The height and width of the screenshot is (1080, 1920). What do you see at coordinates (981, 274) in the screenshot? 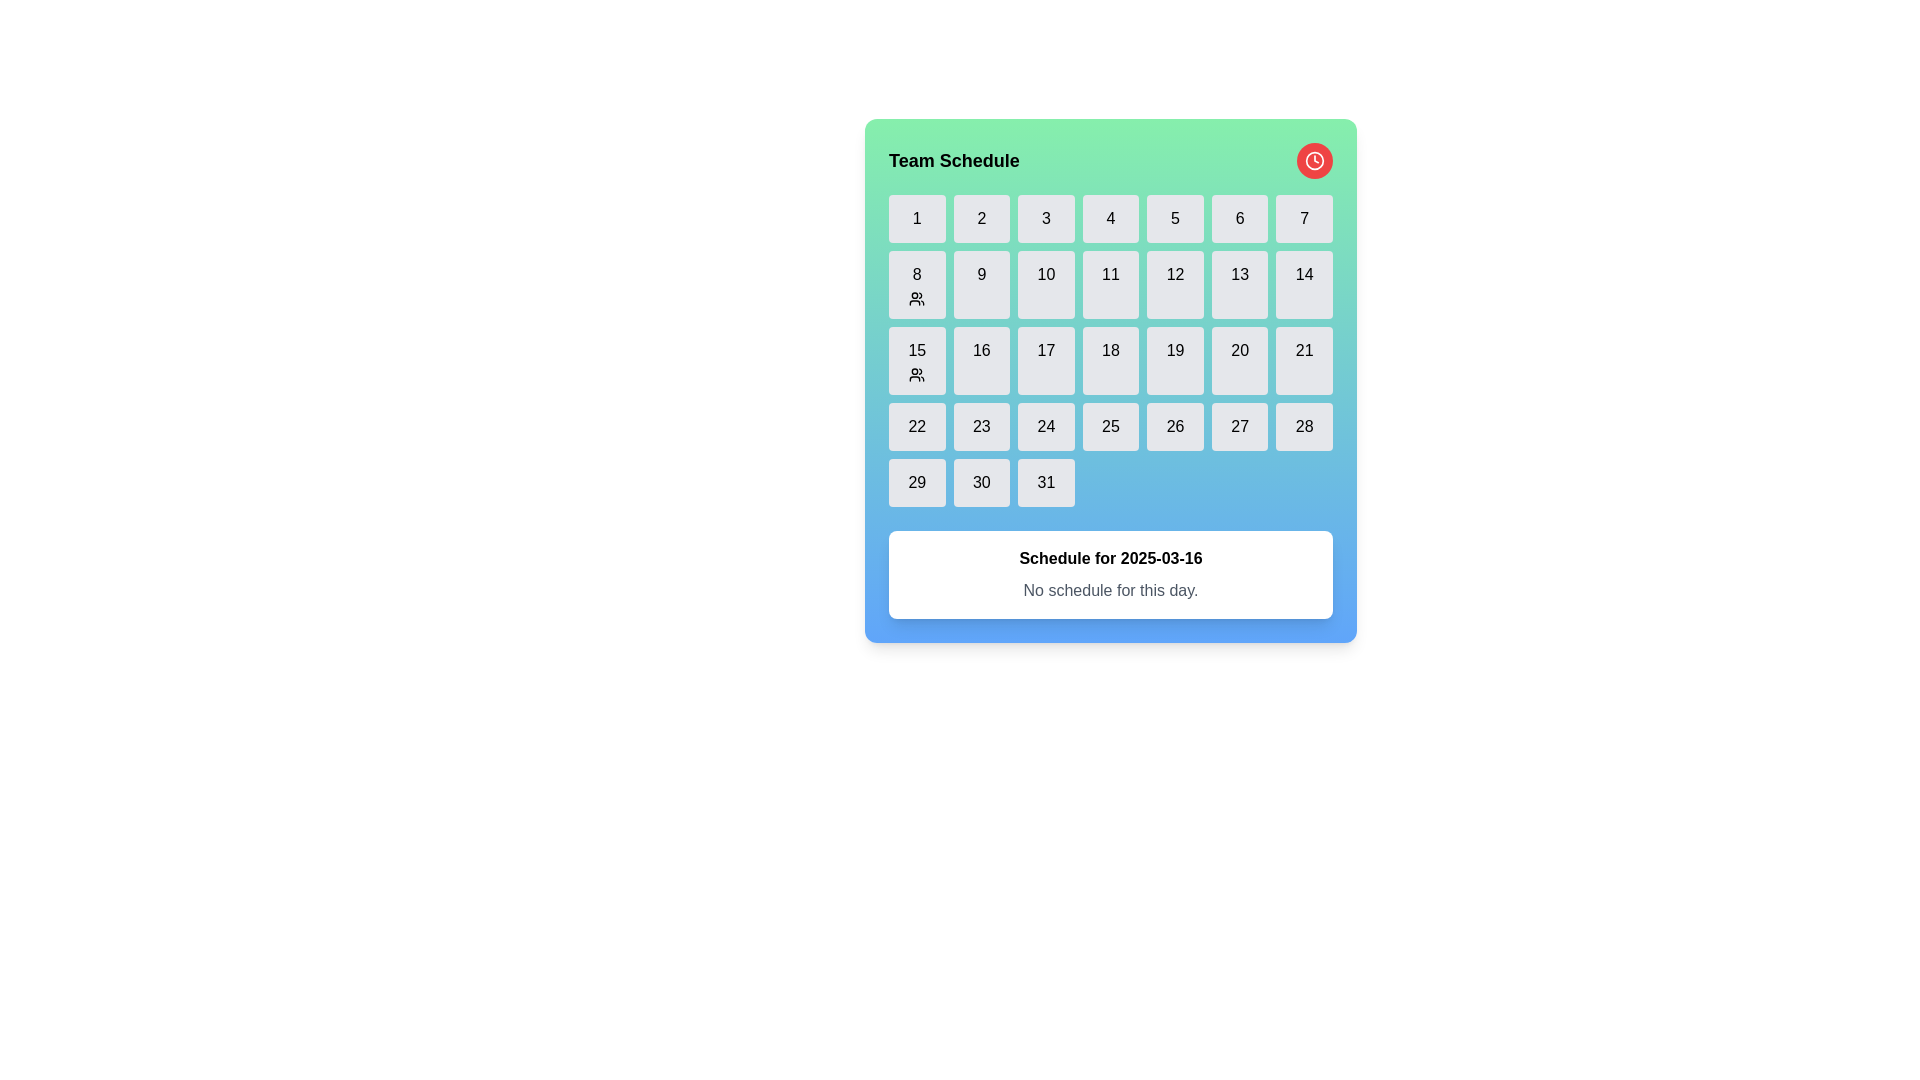
I see `number displayed in the Text Label that shows the date '9' in the calendar grid, located at the center of the bounding box coordinates` at bounding box center [981, 274].